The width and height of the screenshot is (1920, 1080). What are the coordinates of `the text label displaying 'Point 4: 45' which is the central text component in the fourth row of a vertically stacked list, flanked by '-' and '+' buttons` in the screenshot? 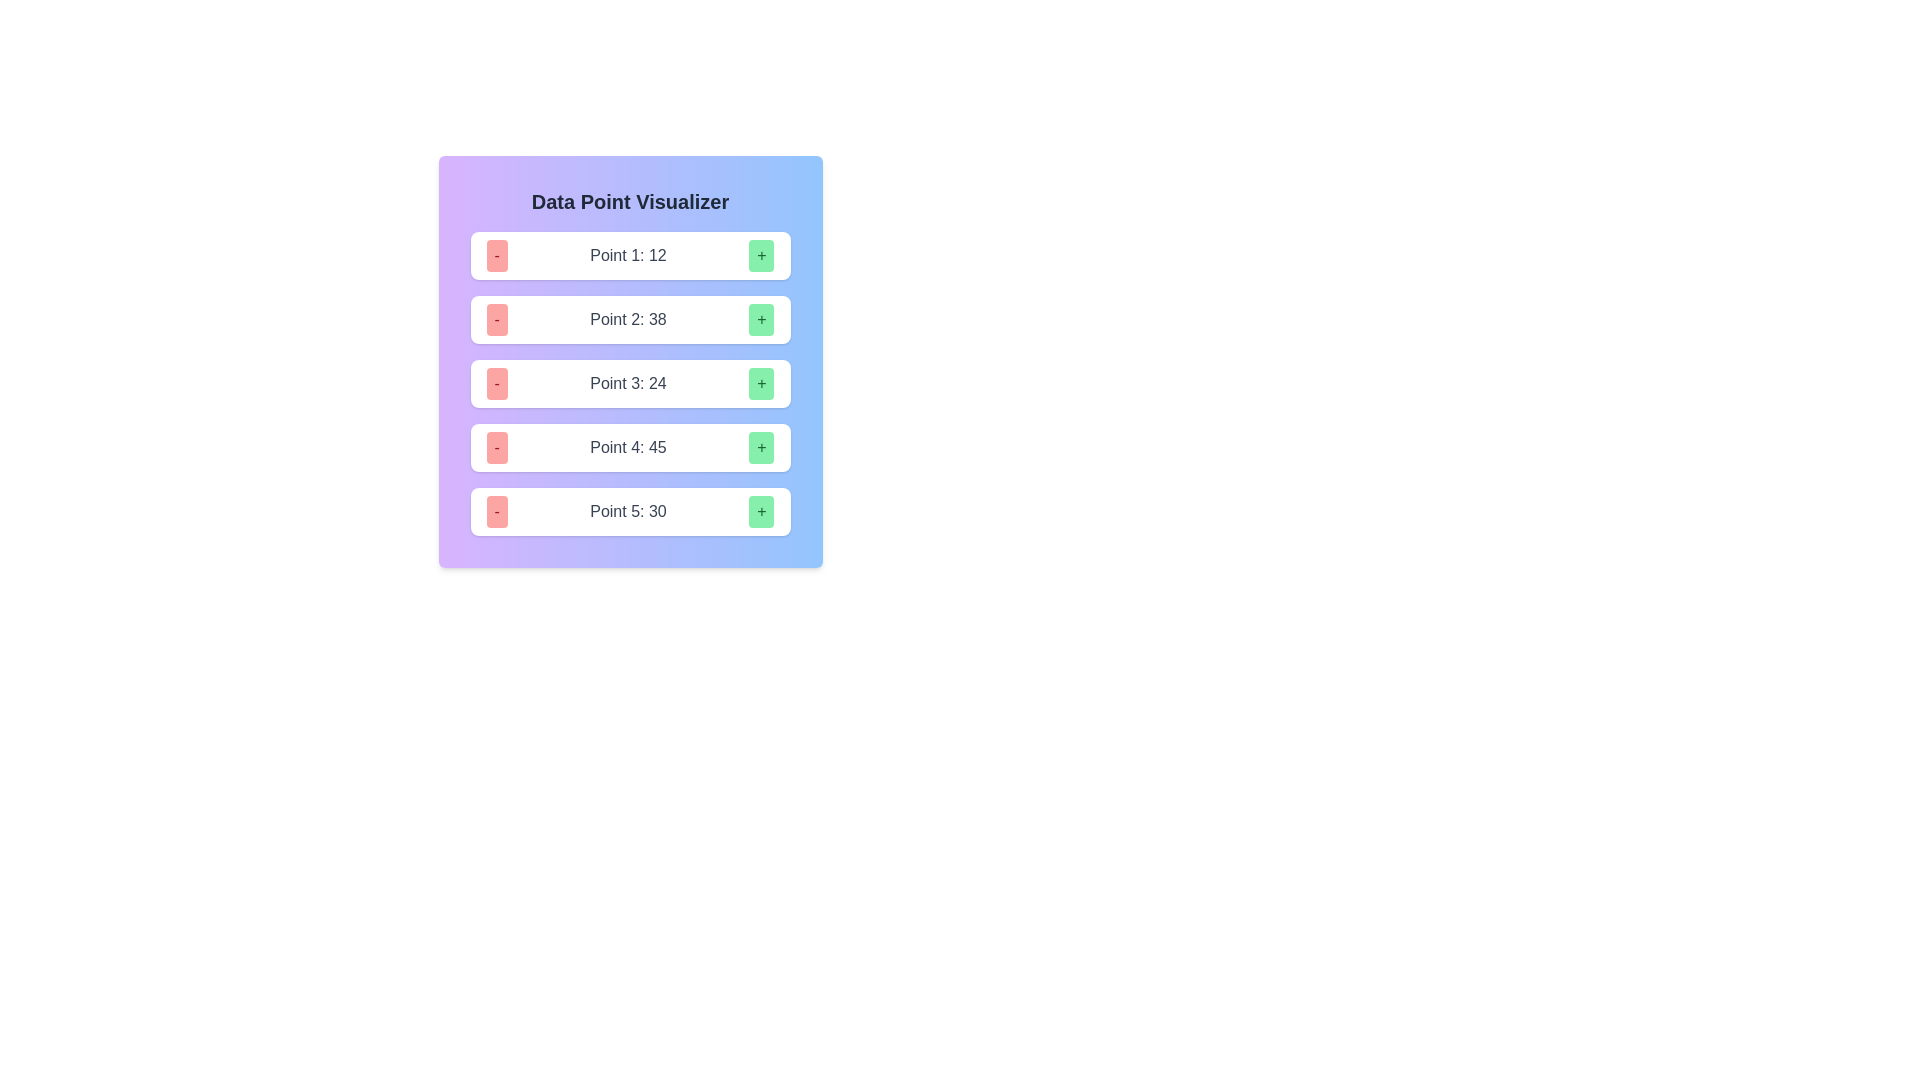 It's located at (627, 446).